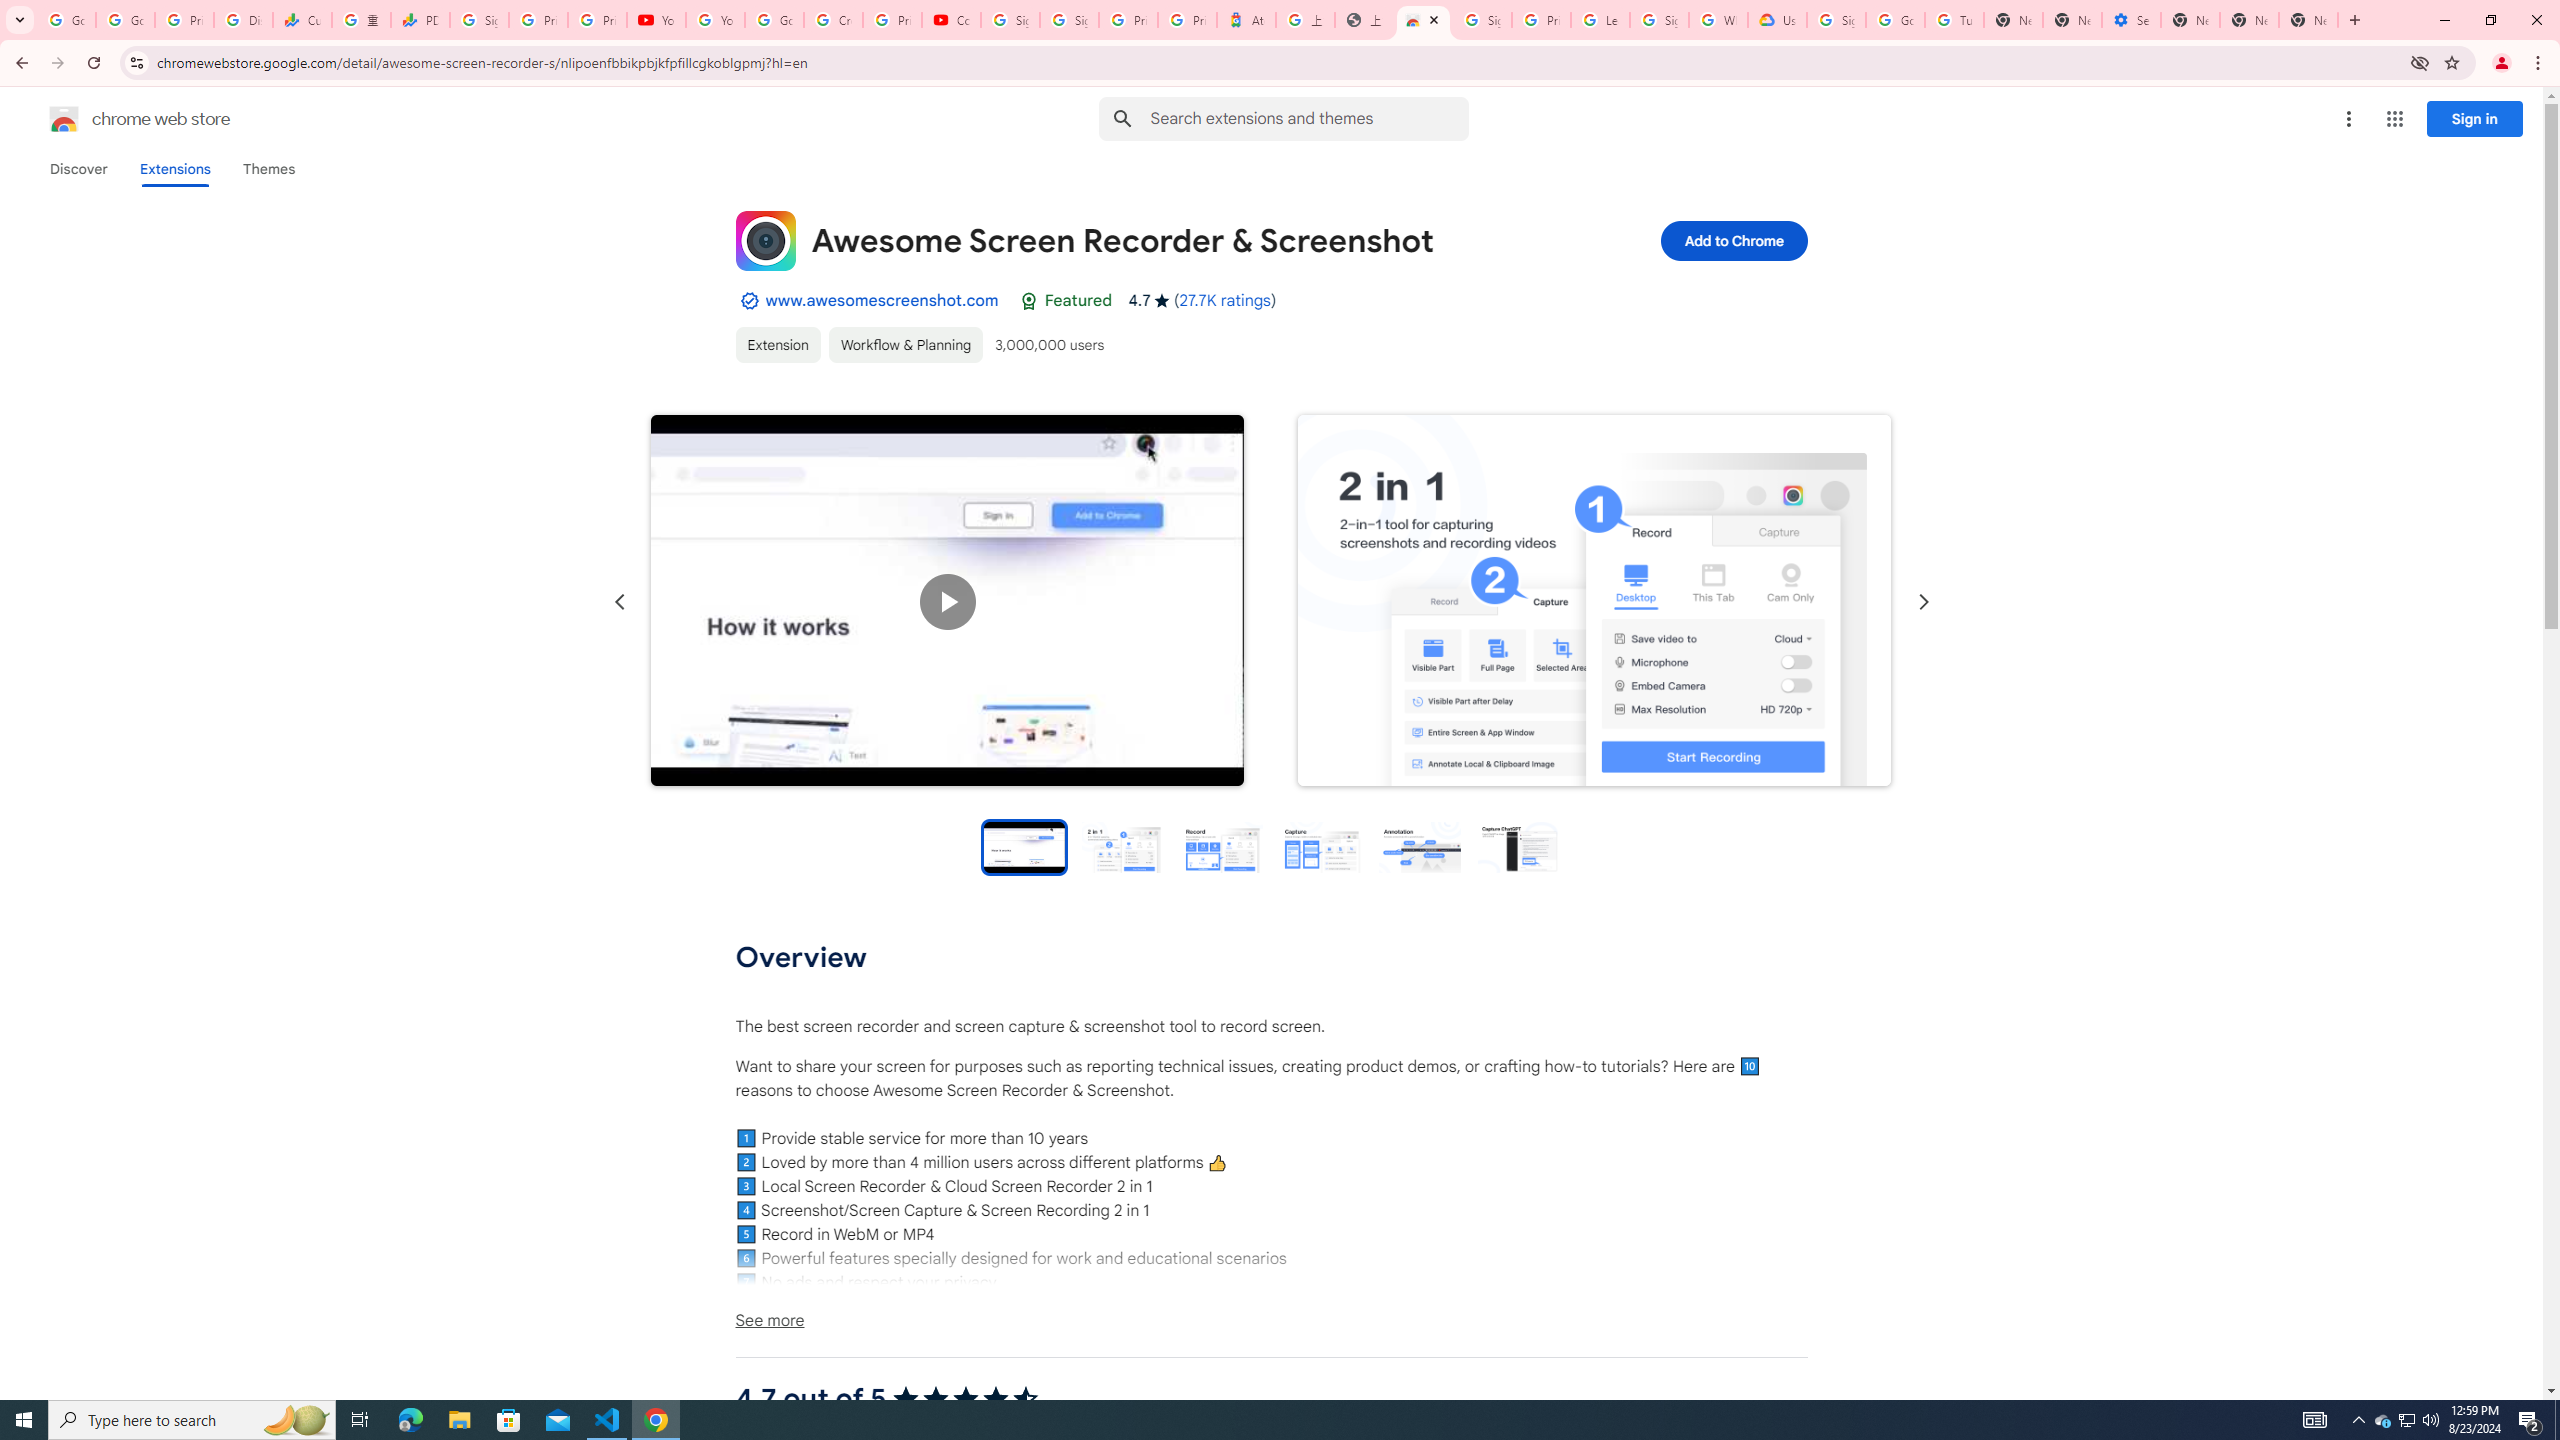  What do you see at coordinates (1220, 846) in the screenshot?
I see `'Preview slide 3'` at bounding box center [1220, 846].